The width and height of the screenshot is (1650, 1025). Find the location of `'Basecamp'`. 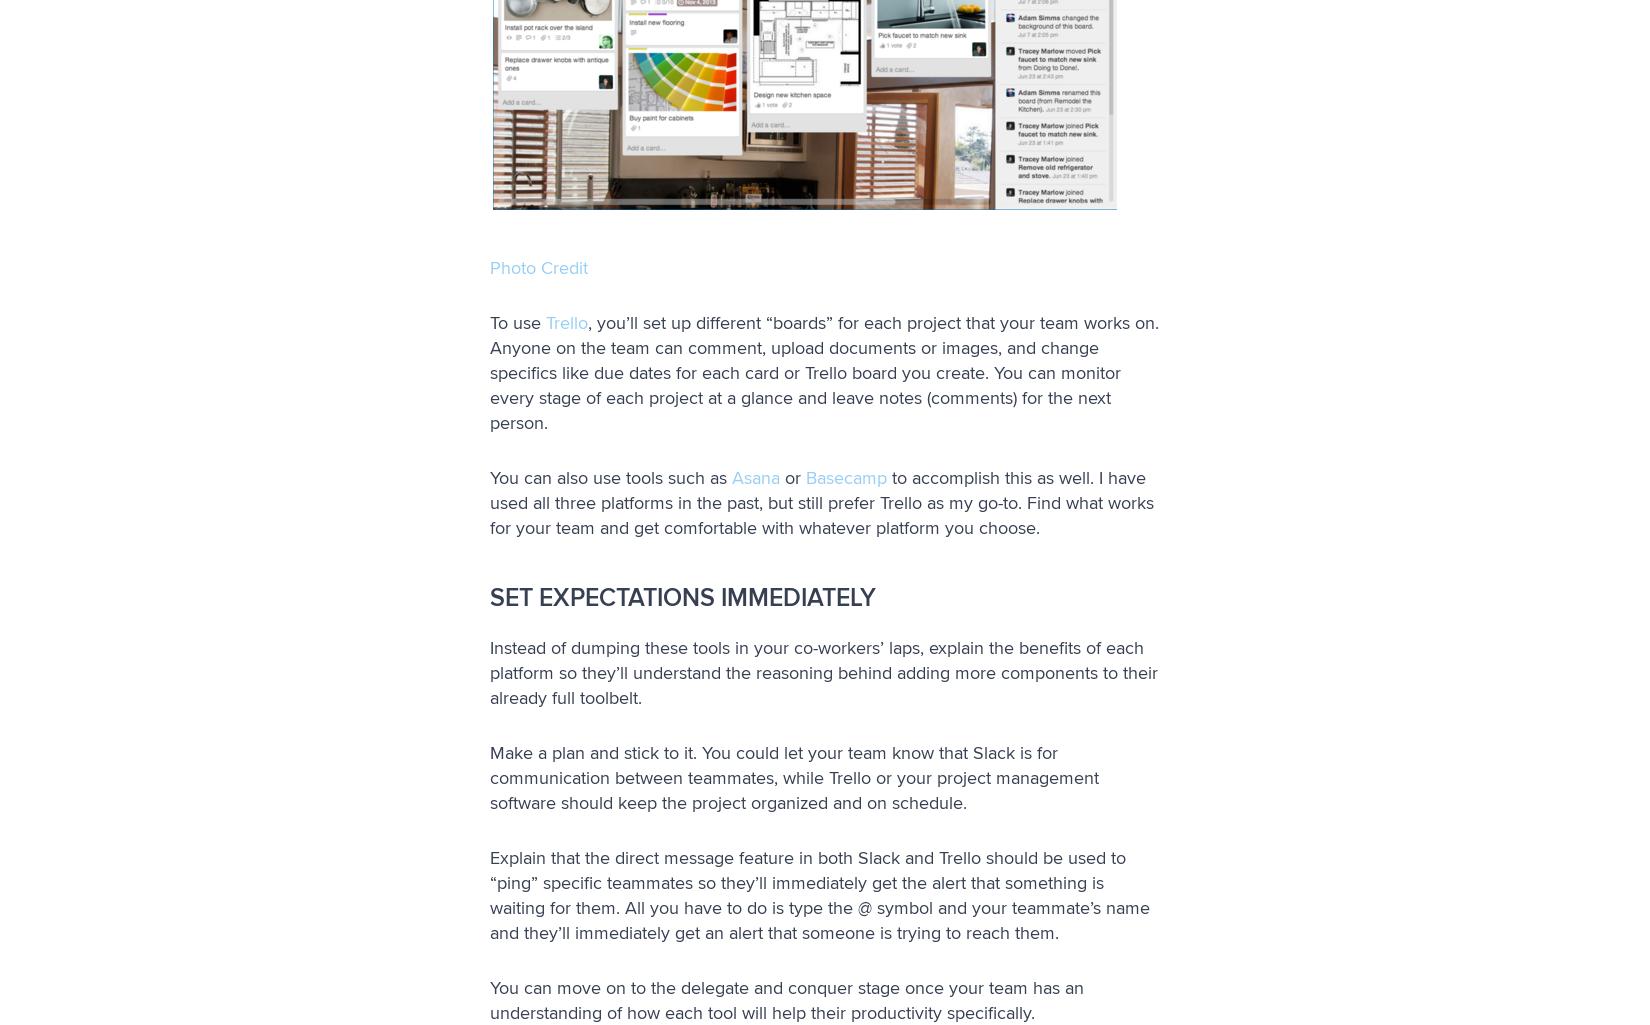

'Basecamp' is located at coordinates (805, 477).